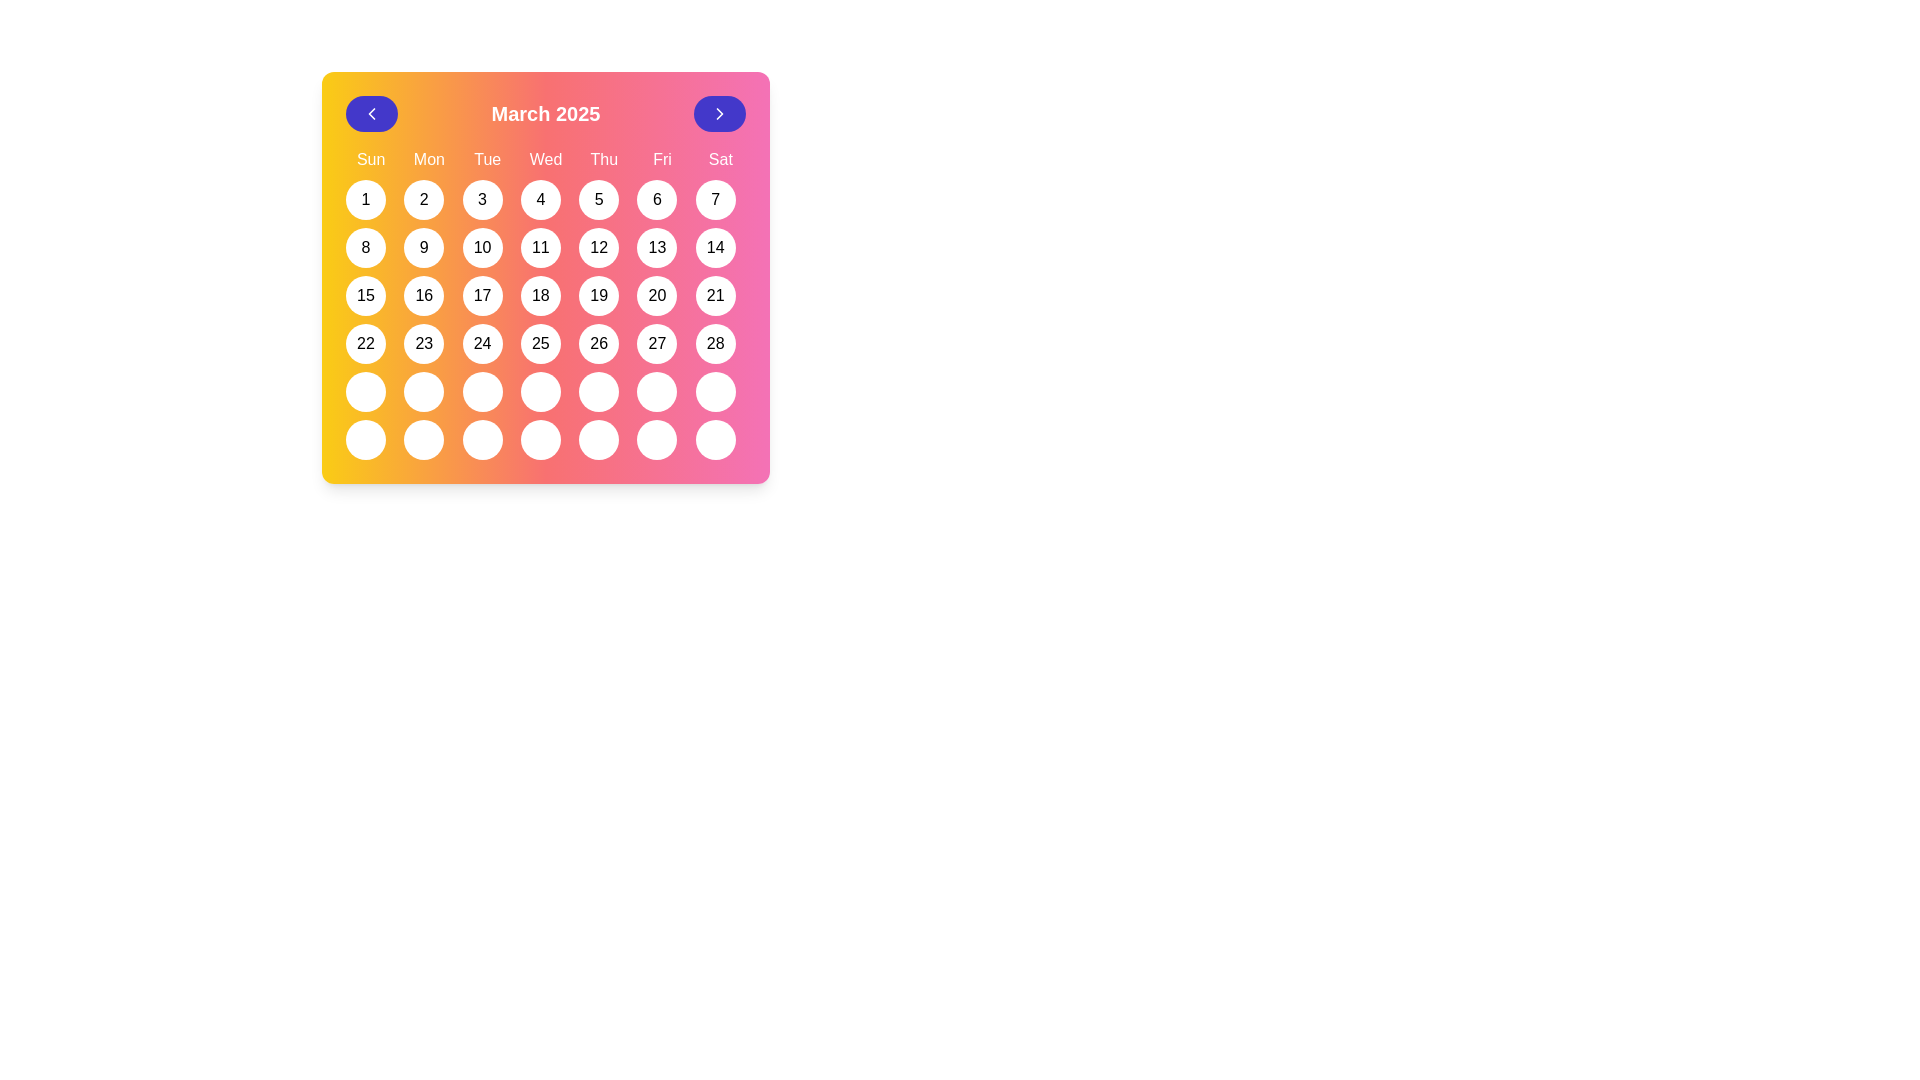 The image size is (1920, 1080). Describe the element at coordinates (487, 158) in the screenshot. I see `the header text label indicating 'Tue' in the calendar view, which is centrally aligned in the third column from the left` at that location.